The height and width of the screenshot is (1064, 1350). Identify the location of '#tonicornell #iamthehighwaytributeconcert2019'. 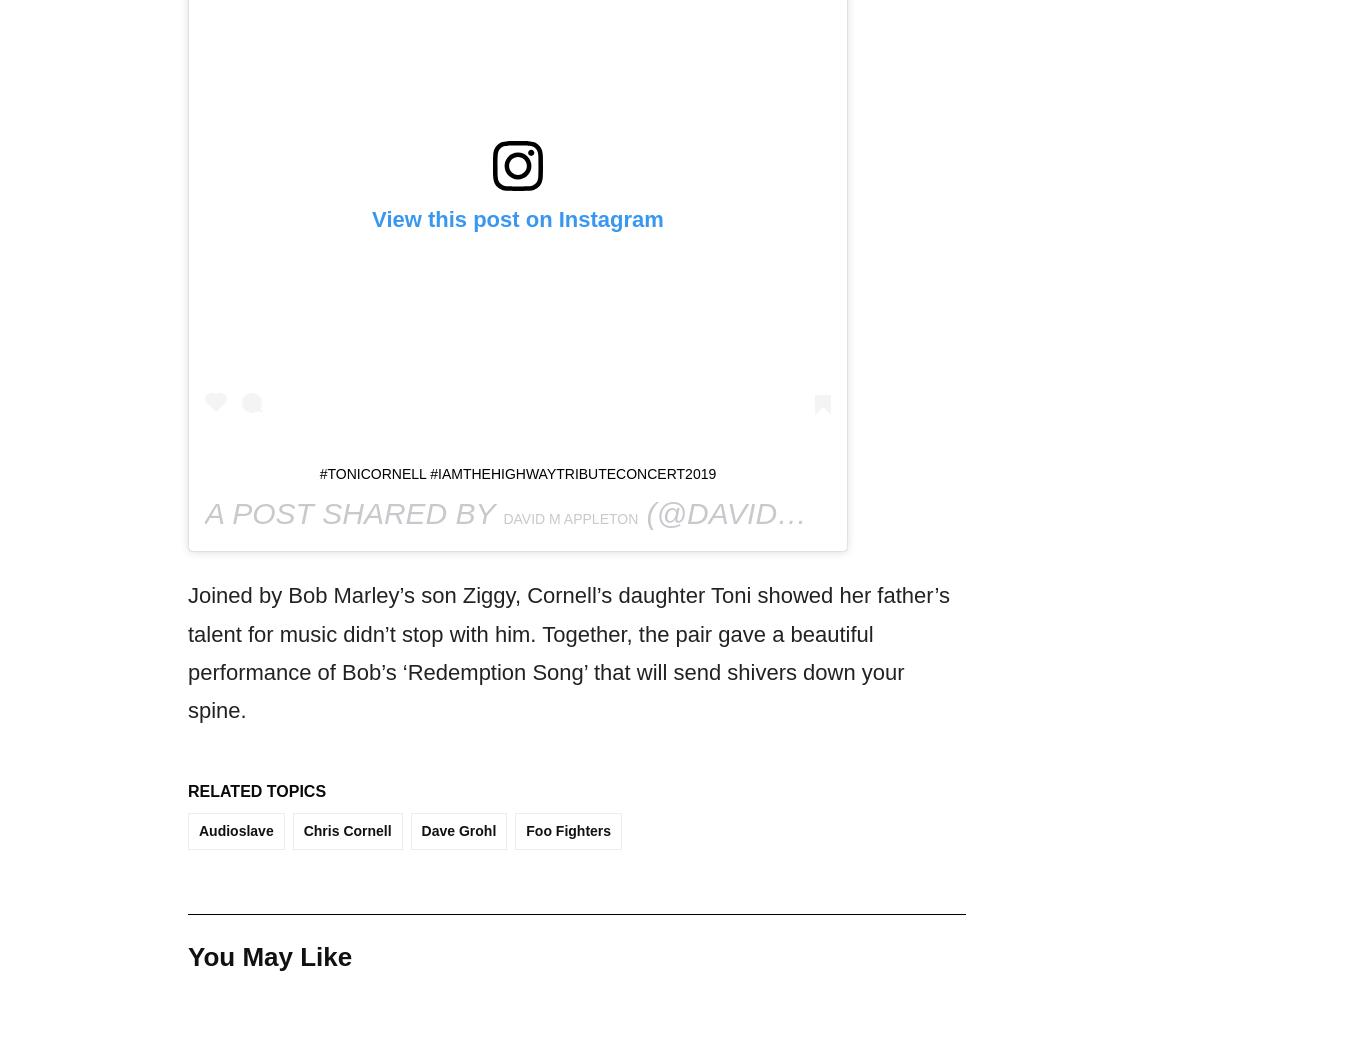
(318, 474).